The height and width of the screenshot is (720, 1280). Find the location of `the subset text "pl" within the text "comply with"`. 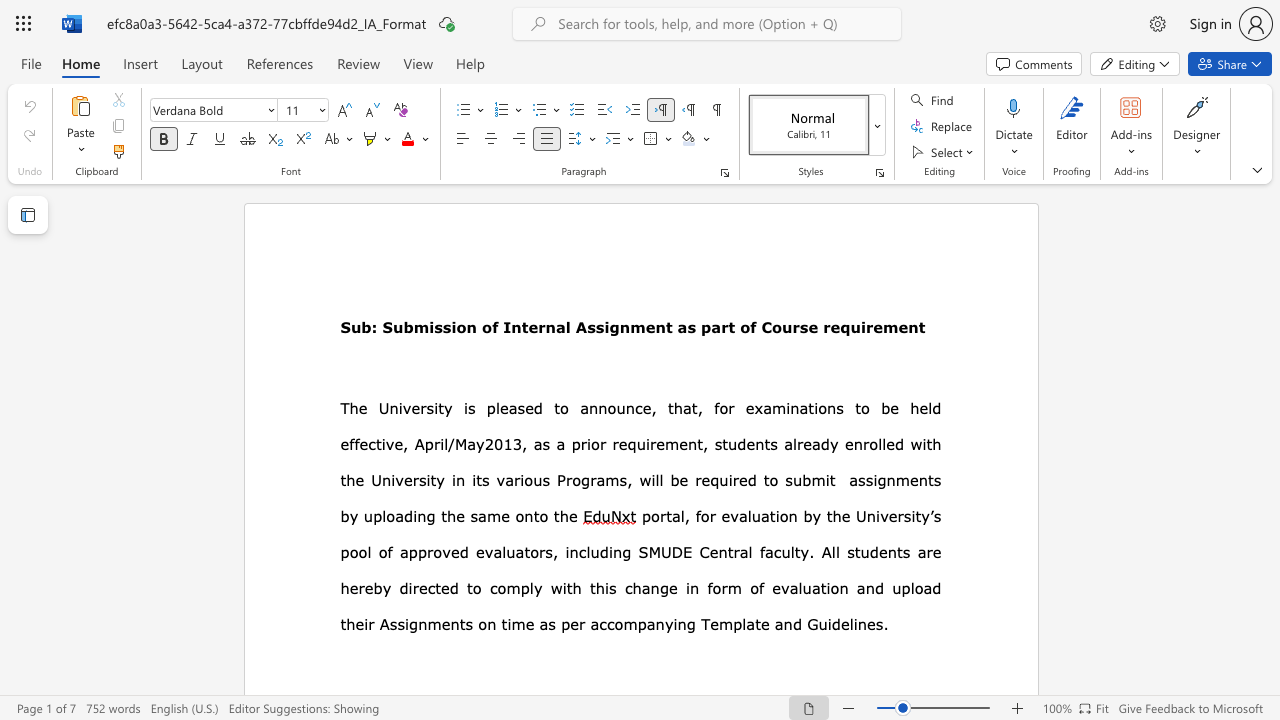

the subset text "pl" within the text "comply with" is located at coordinates (520, 587).